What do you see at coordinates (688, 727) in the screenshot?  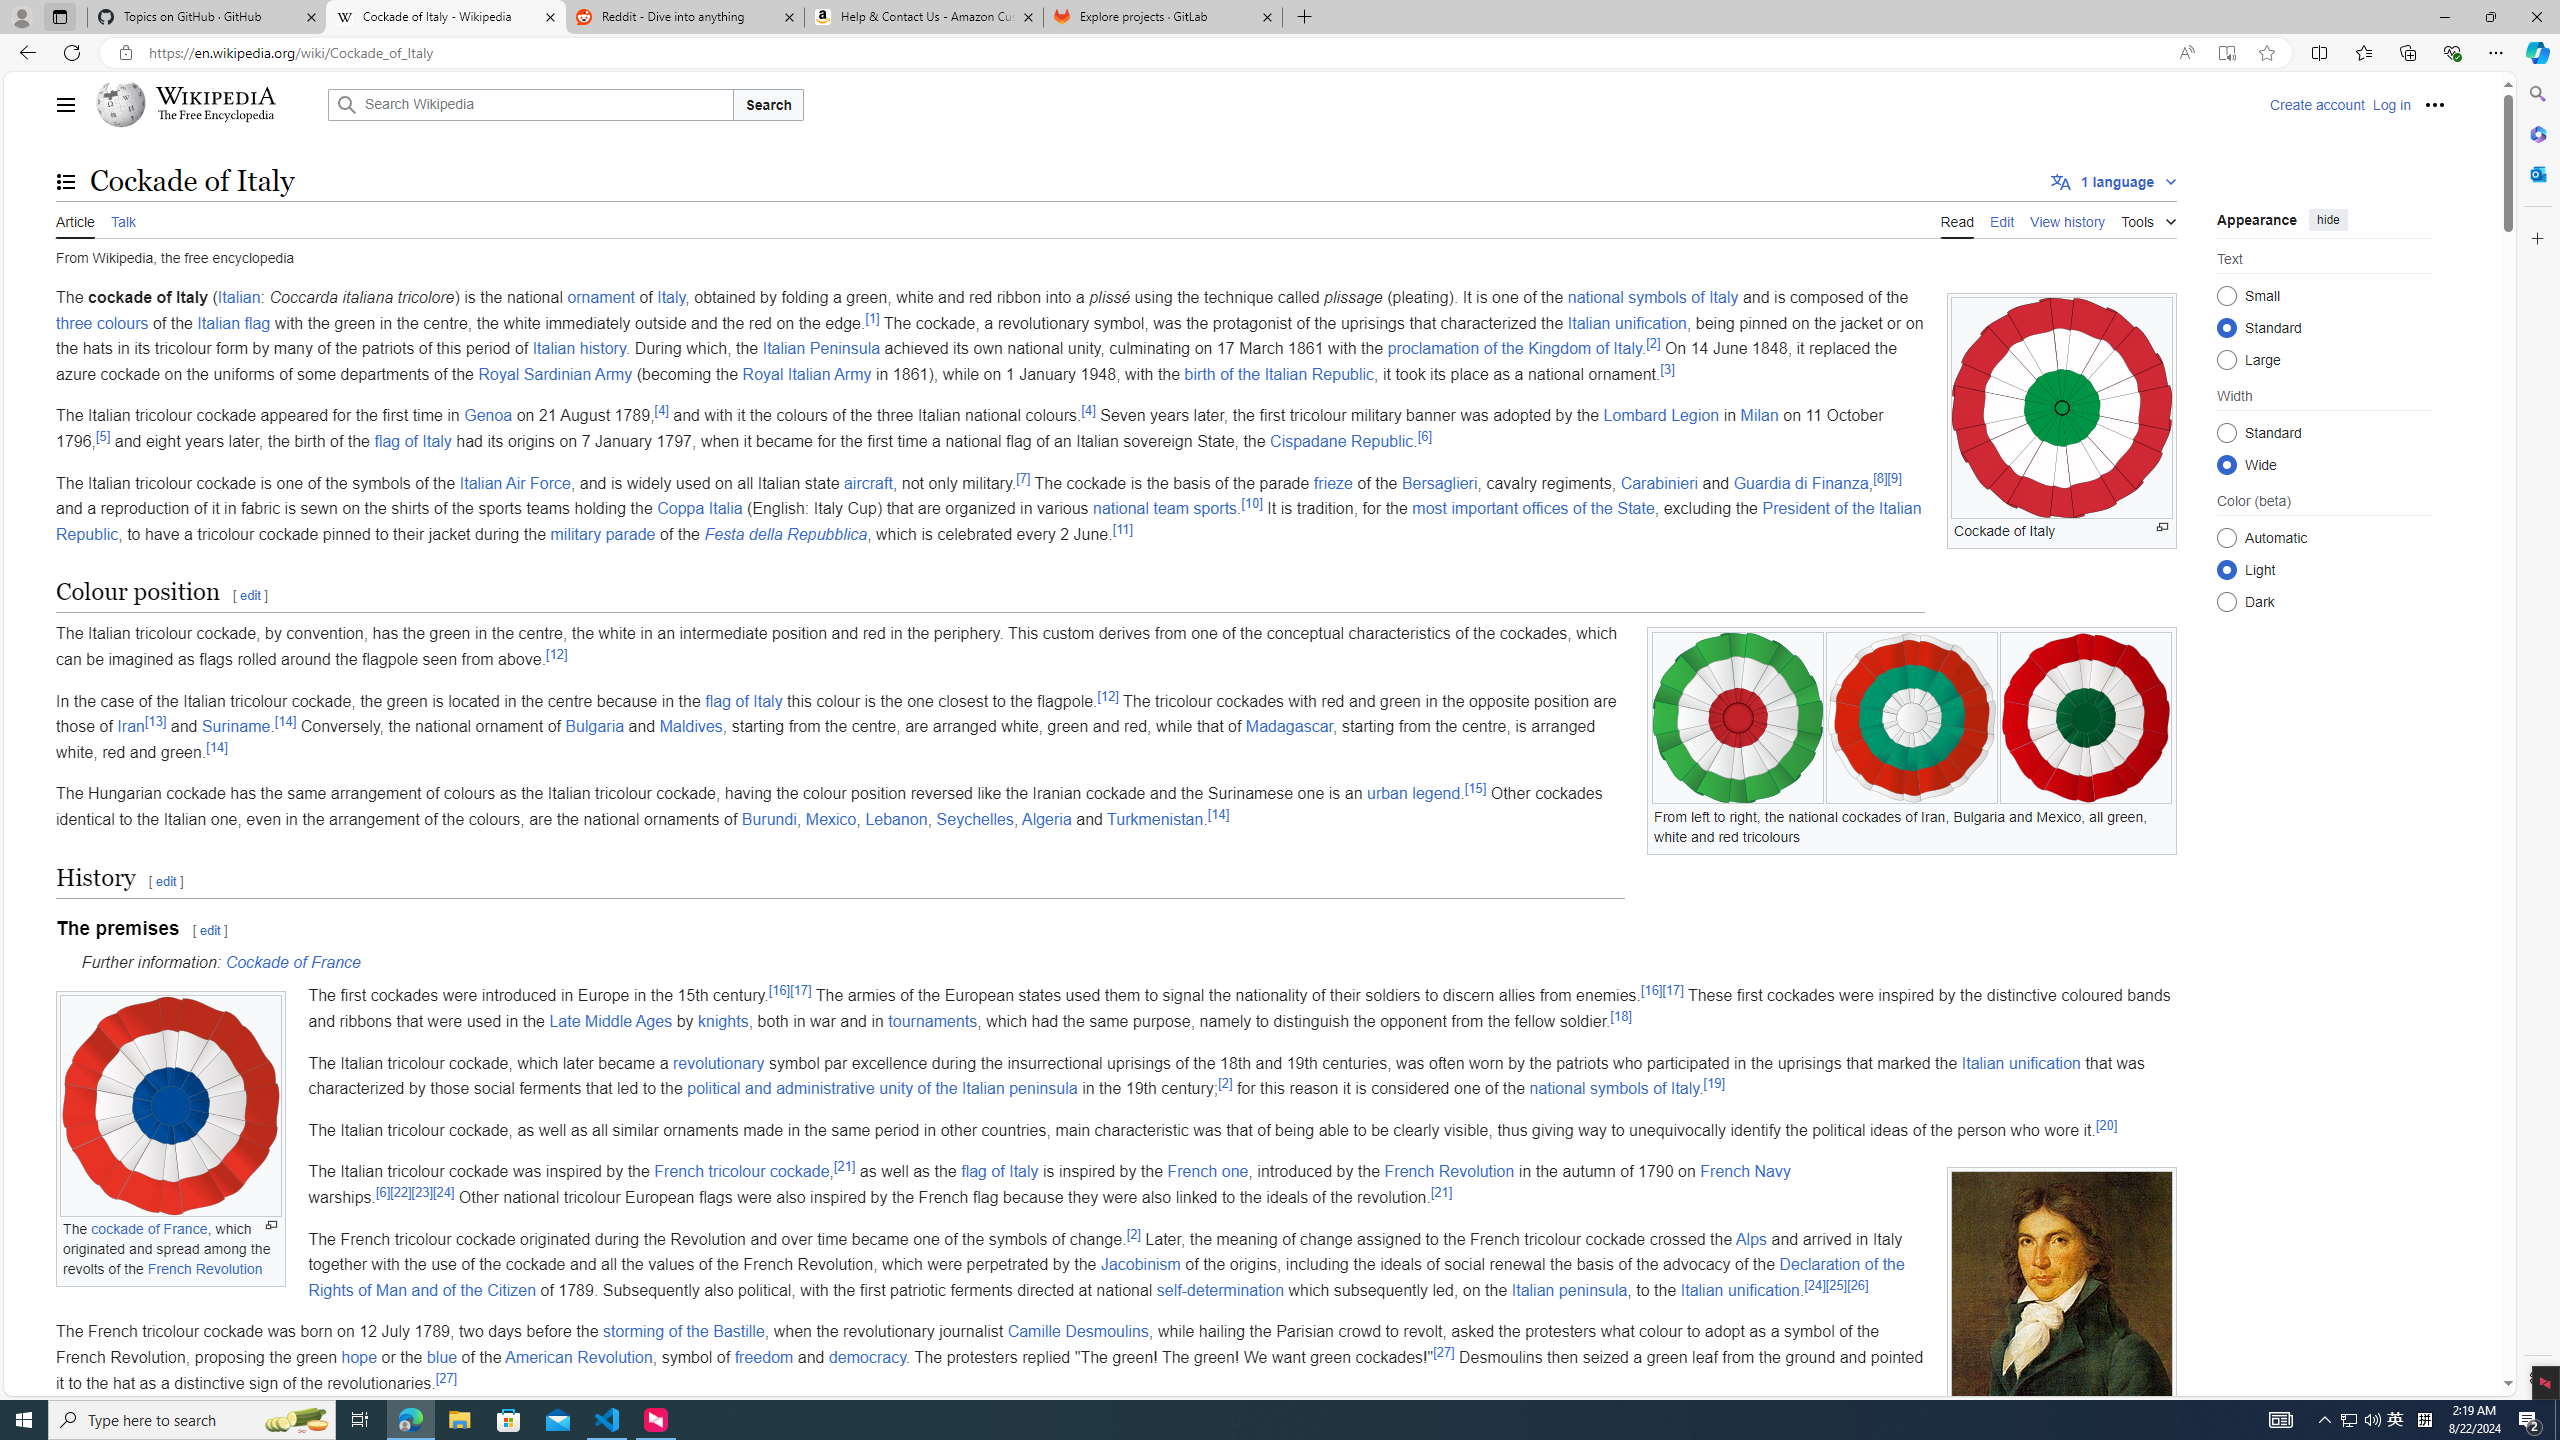 I see `'Maldives'` at bounding box center [688, 727].